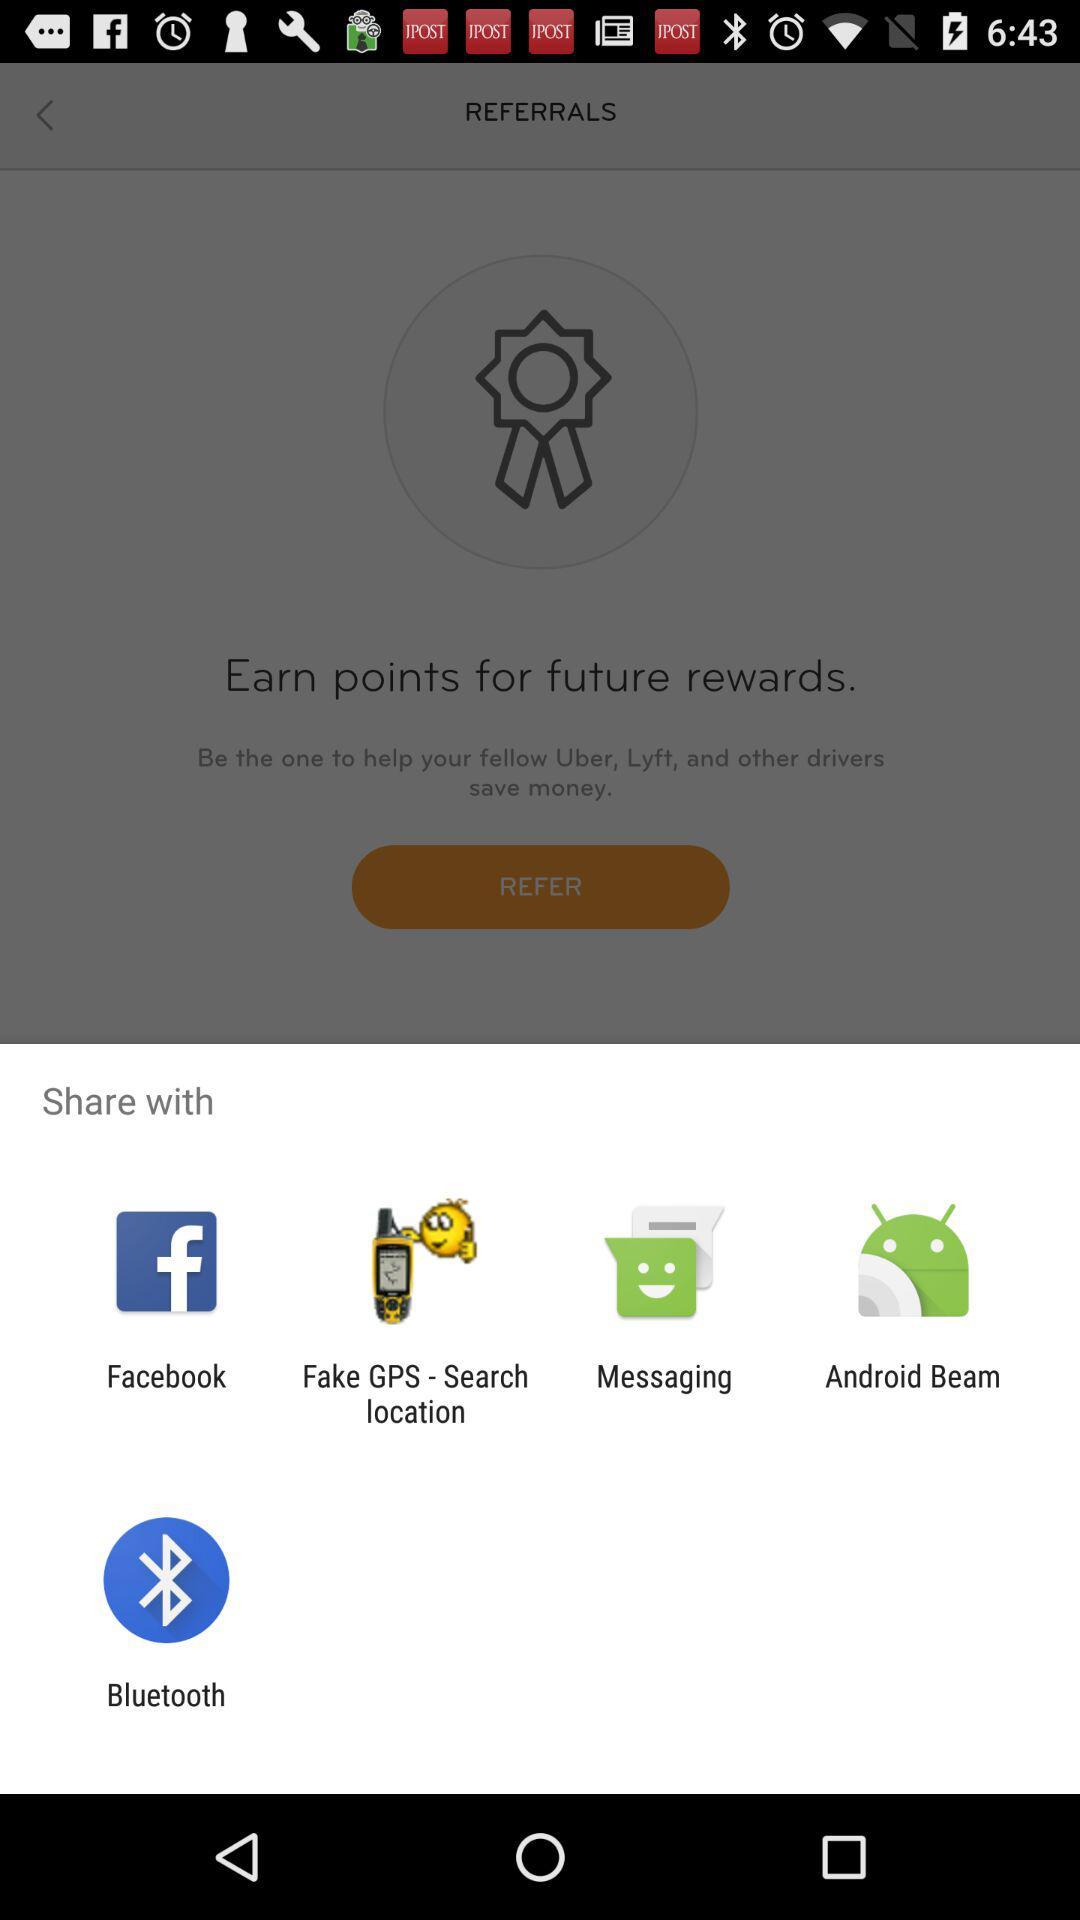 Image resolution: width=1080 pixels, height=1920 pixels. I want to click on the icon next to the facebook item, so click(414, 1392).